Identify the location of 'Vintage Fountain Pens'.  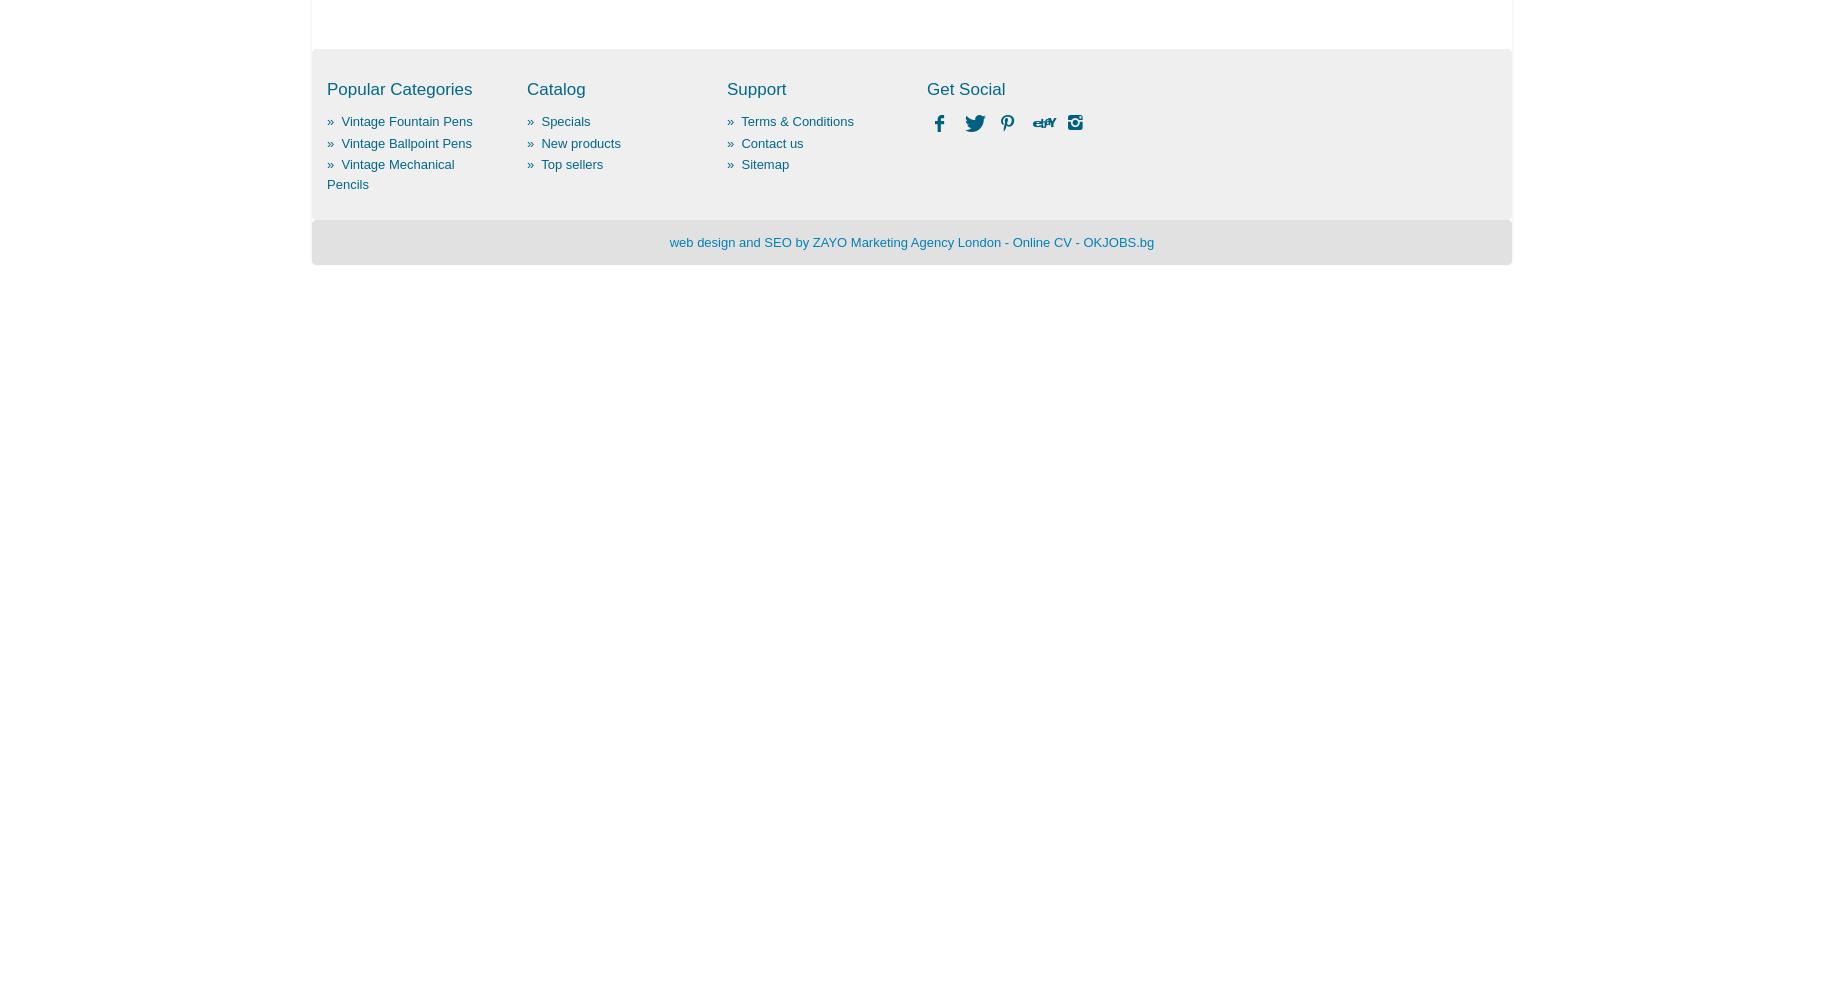
(406, 120).